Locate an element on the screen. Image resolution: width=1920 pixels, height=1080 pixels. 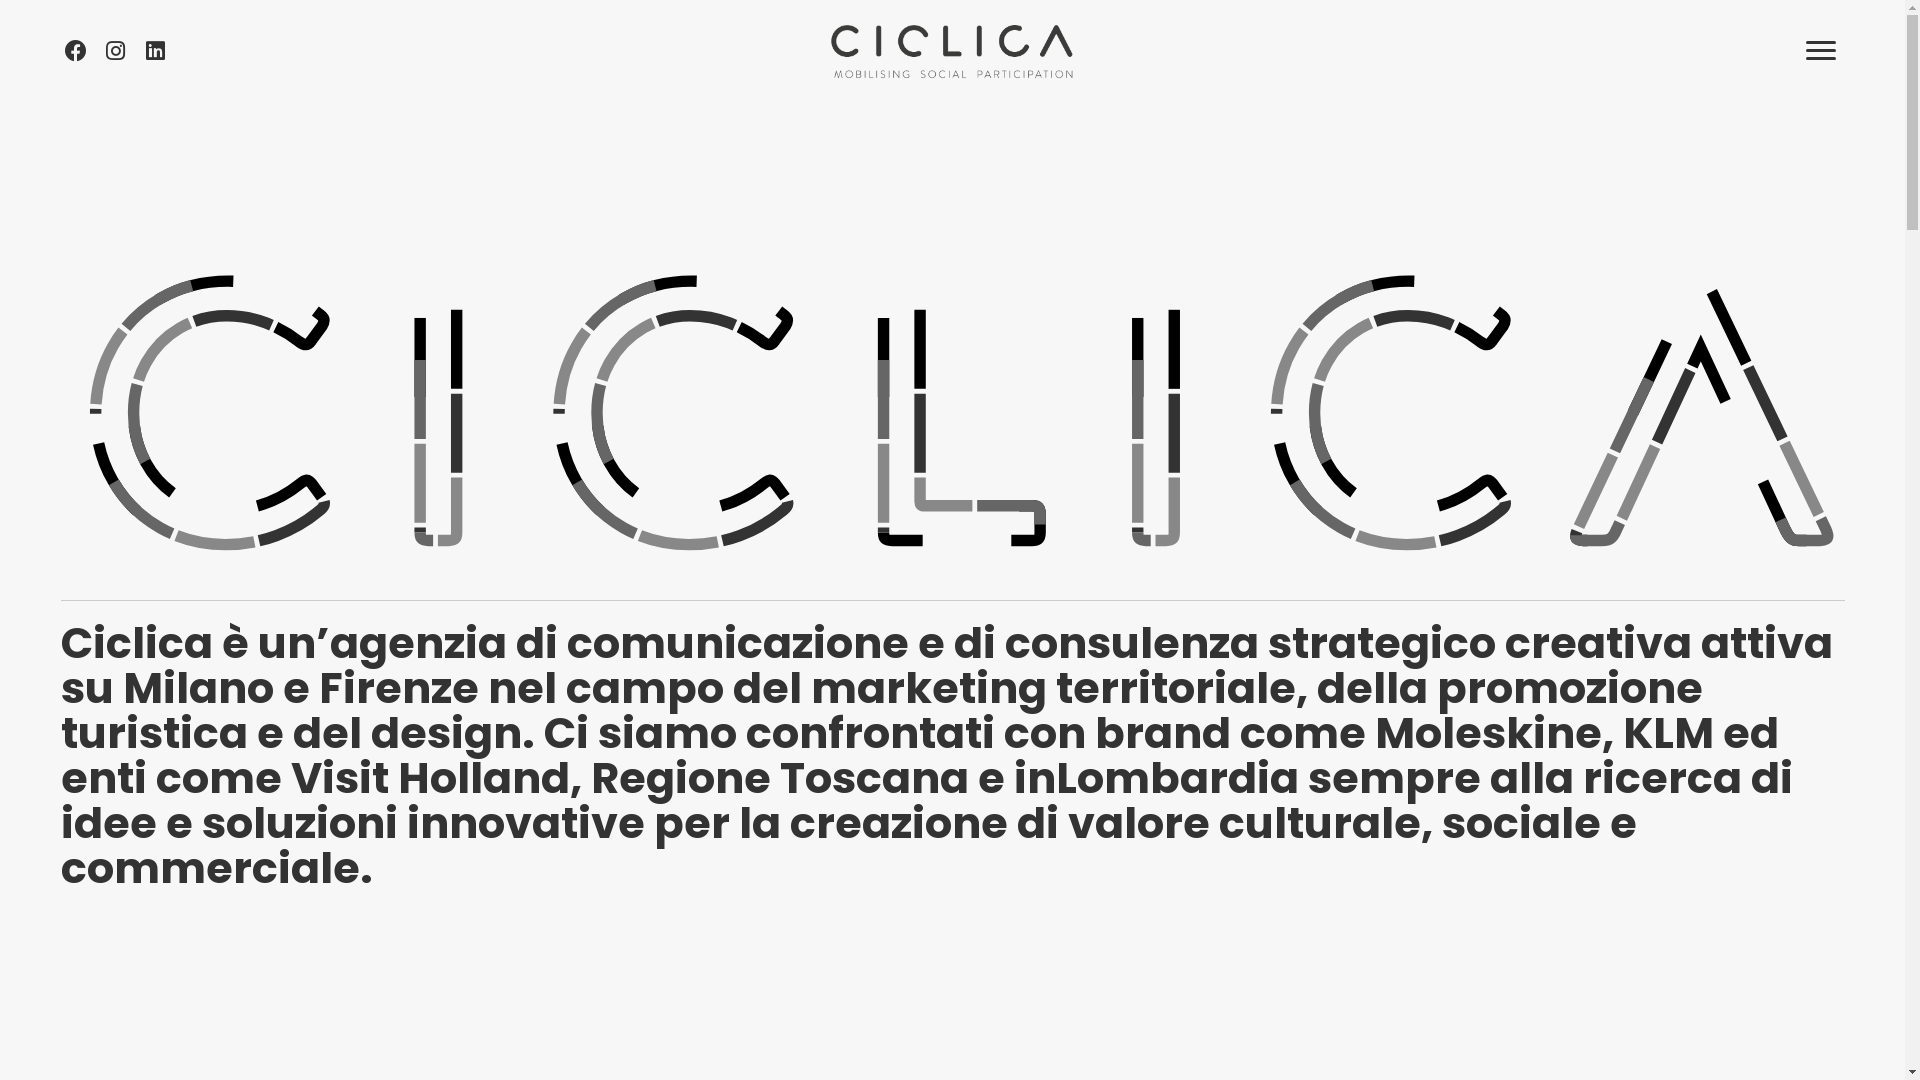
'Instagram' is located at coordinates (114, 49).